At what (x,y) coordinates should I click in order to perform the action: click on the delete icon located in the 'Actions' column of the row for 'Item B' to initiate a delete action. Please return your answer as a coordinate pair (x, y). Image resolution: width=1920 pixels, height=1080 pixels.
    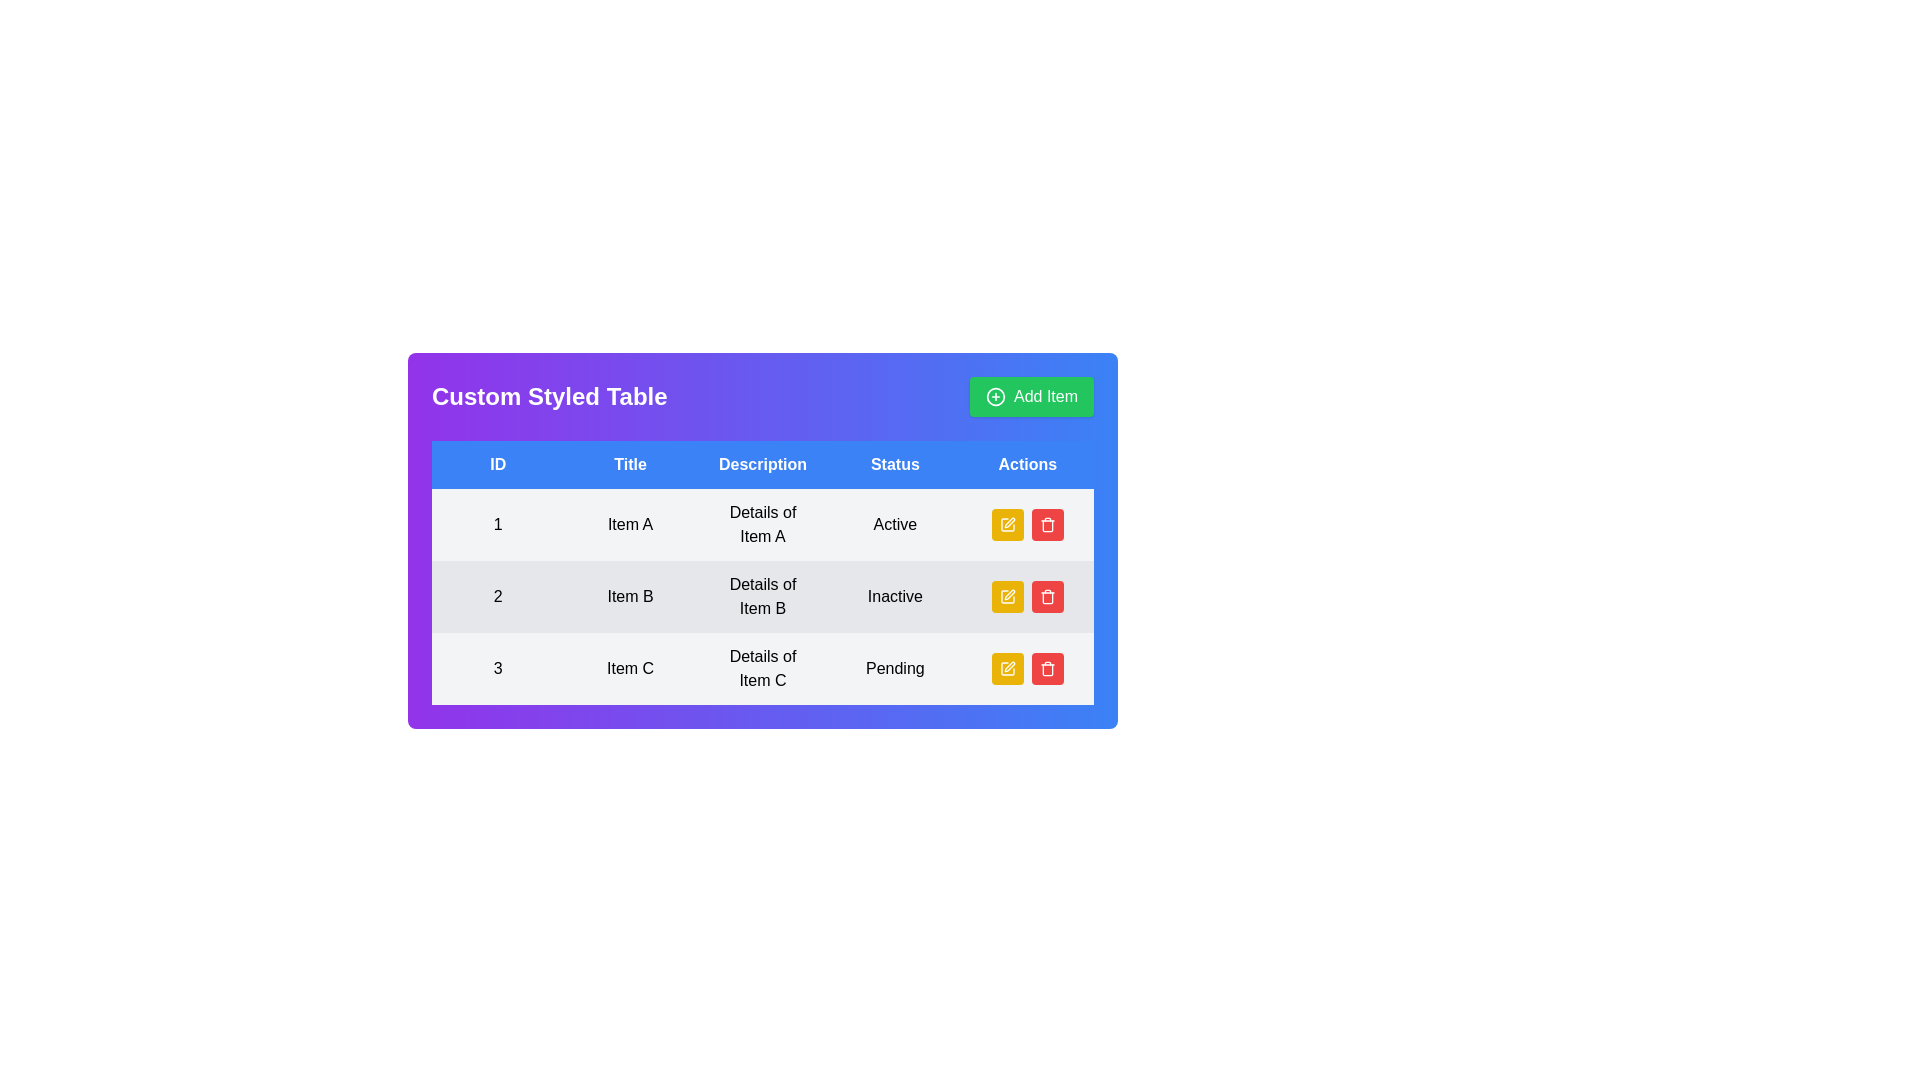
    Looking at the image, I should click on (1046, 597).